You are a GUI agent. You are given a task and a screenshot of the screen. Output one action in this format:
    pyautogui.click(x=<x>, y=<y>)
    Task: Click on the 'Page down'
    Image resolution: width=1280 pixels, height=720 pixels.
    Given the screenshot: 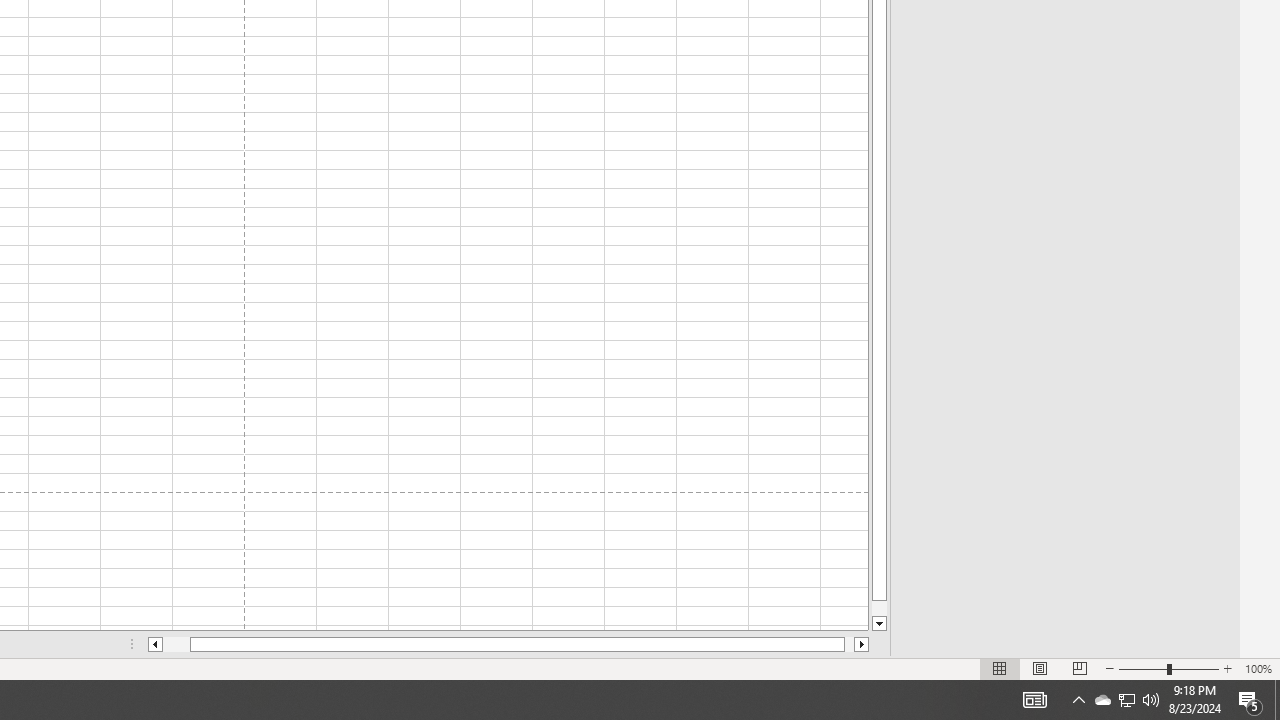 What is the action you would take?
    pyautogui.click(x=879, y=607)
    